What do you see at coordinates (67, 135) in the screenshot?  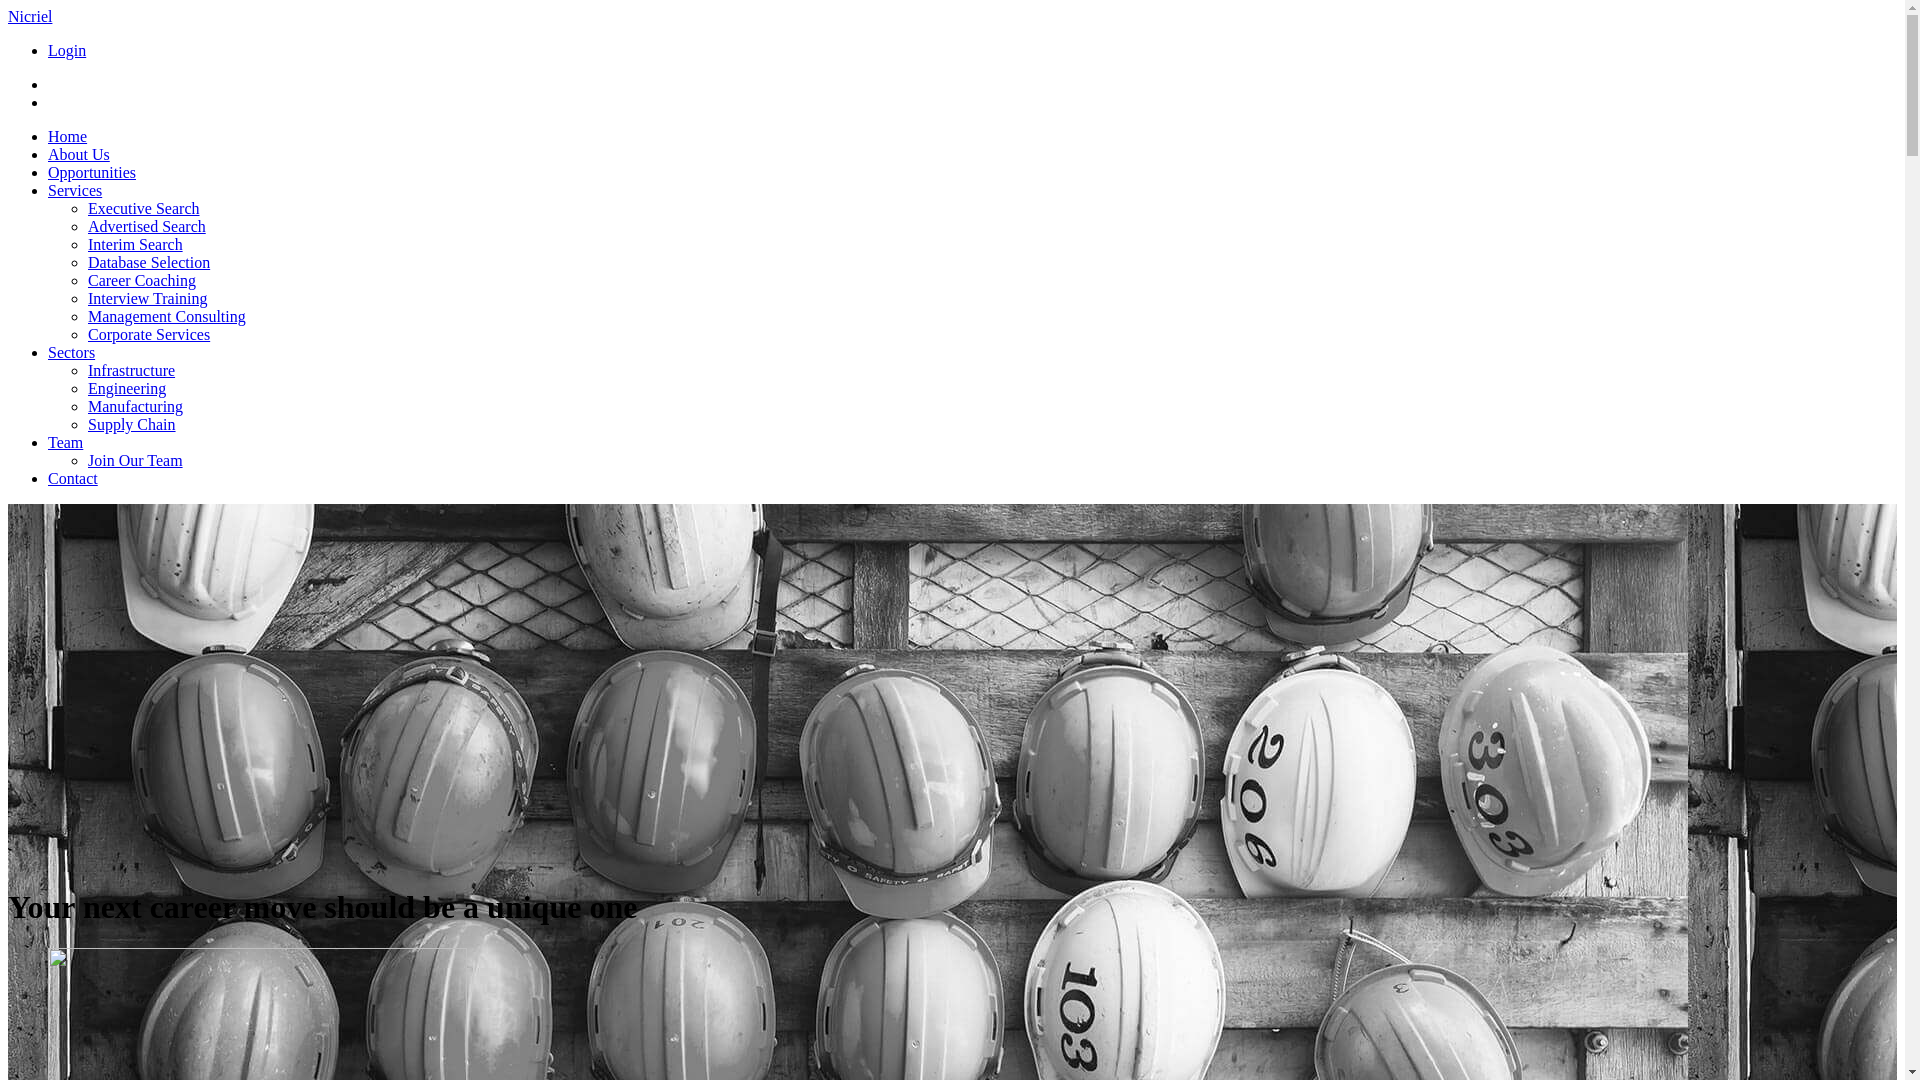 I see `'Home'` at bounding box center [67, 135].